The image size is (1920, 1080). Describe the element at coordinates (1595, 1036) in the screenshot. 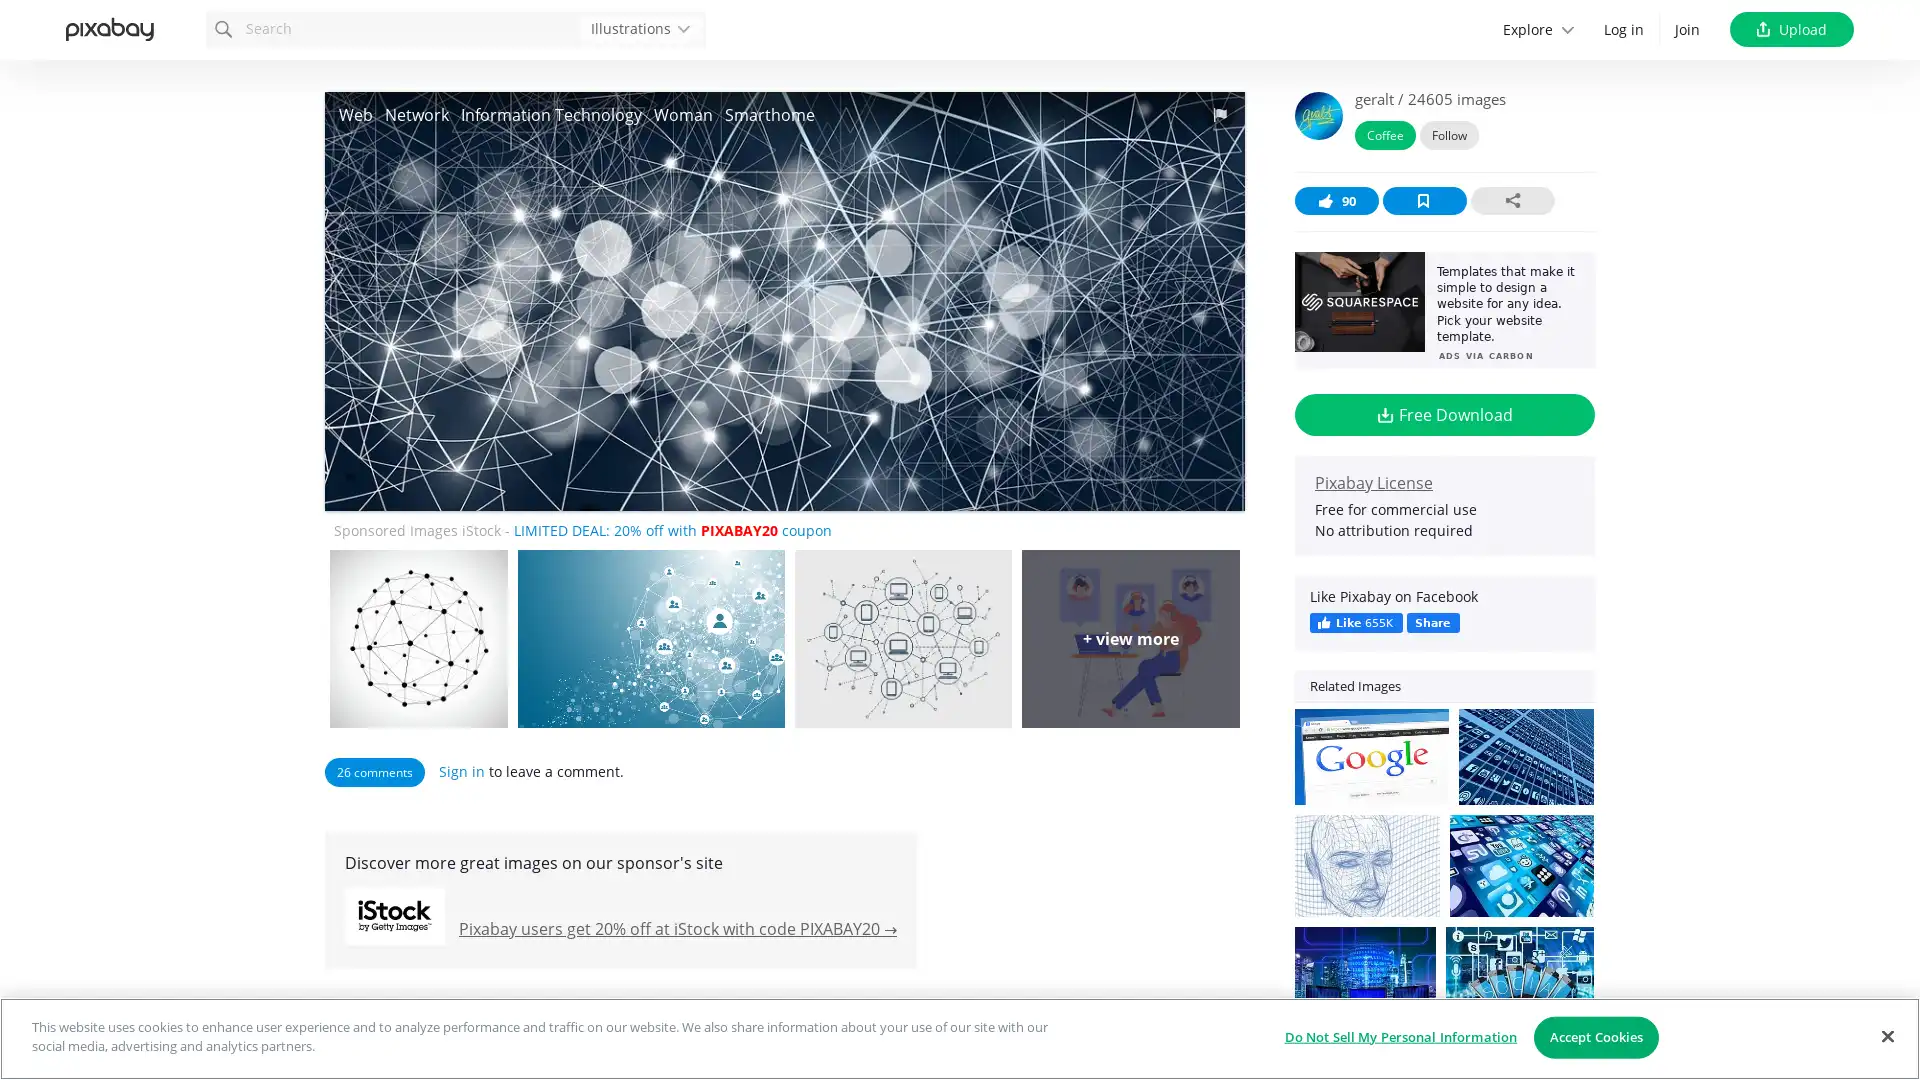

I see `Accept Cookies` at that location.